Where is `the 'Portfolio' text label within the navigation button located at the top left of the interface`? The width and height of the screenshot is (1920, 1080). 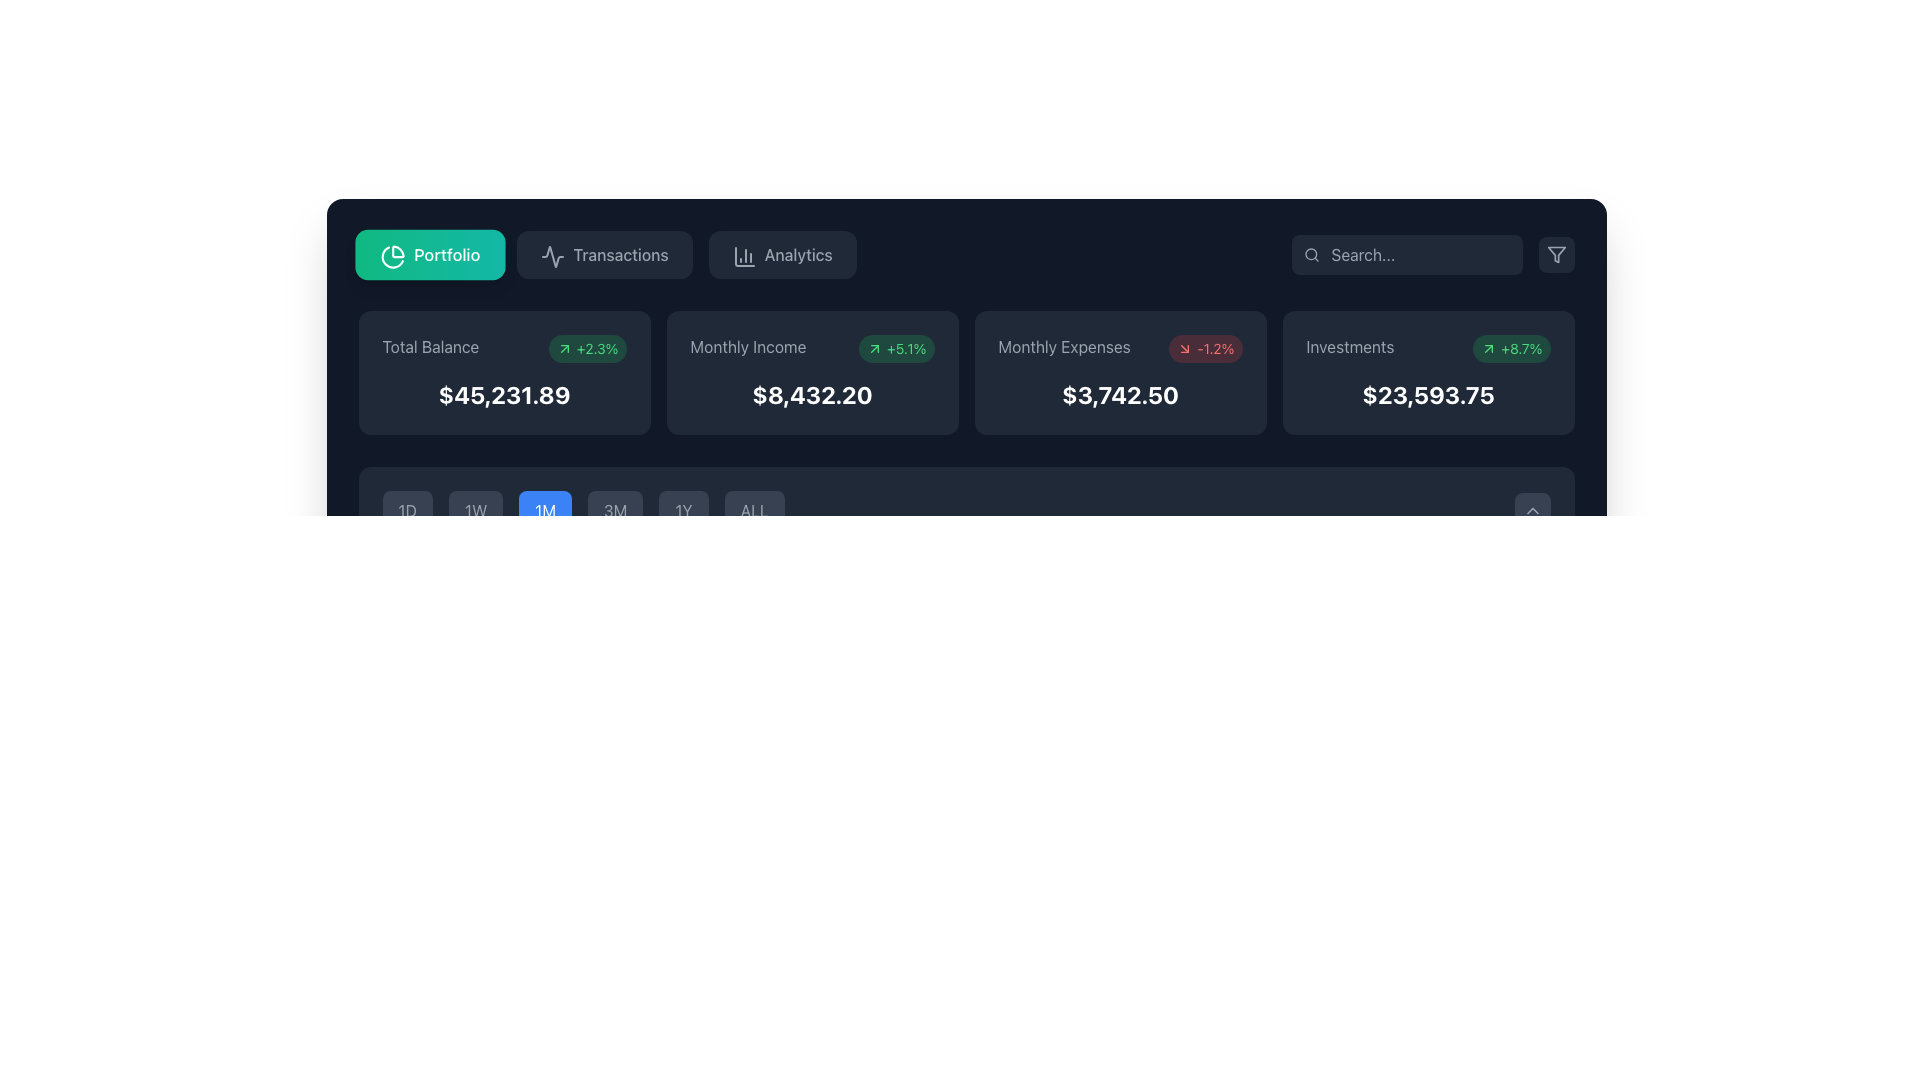
the 'Portfolio' text label within the navigation button located at the top left of the interface is located at coordinates (445, 253).